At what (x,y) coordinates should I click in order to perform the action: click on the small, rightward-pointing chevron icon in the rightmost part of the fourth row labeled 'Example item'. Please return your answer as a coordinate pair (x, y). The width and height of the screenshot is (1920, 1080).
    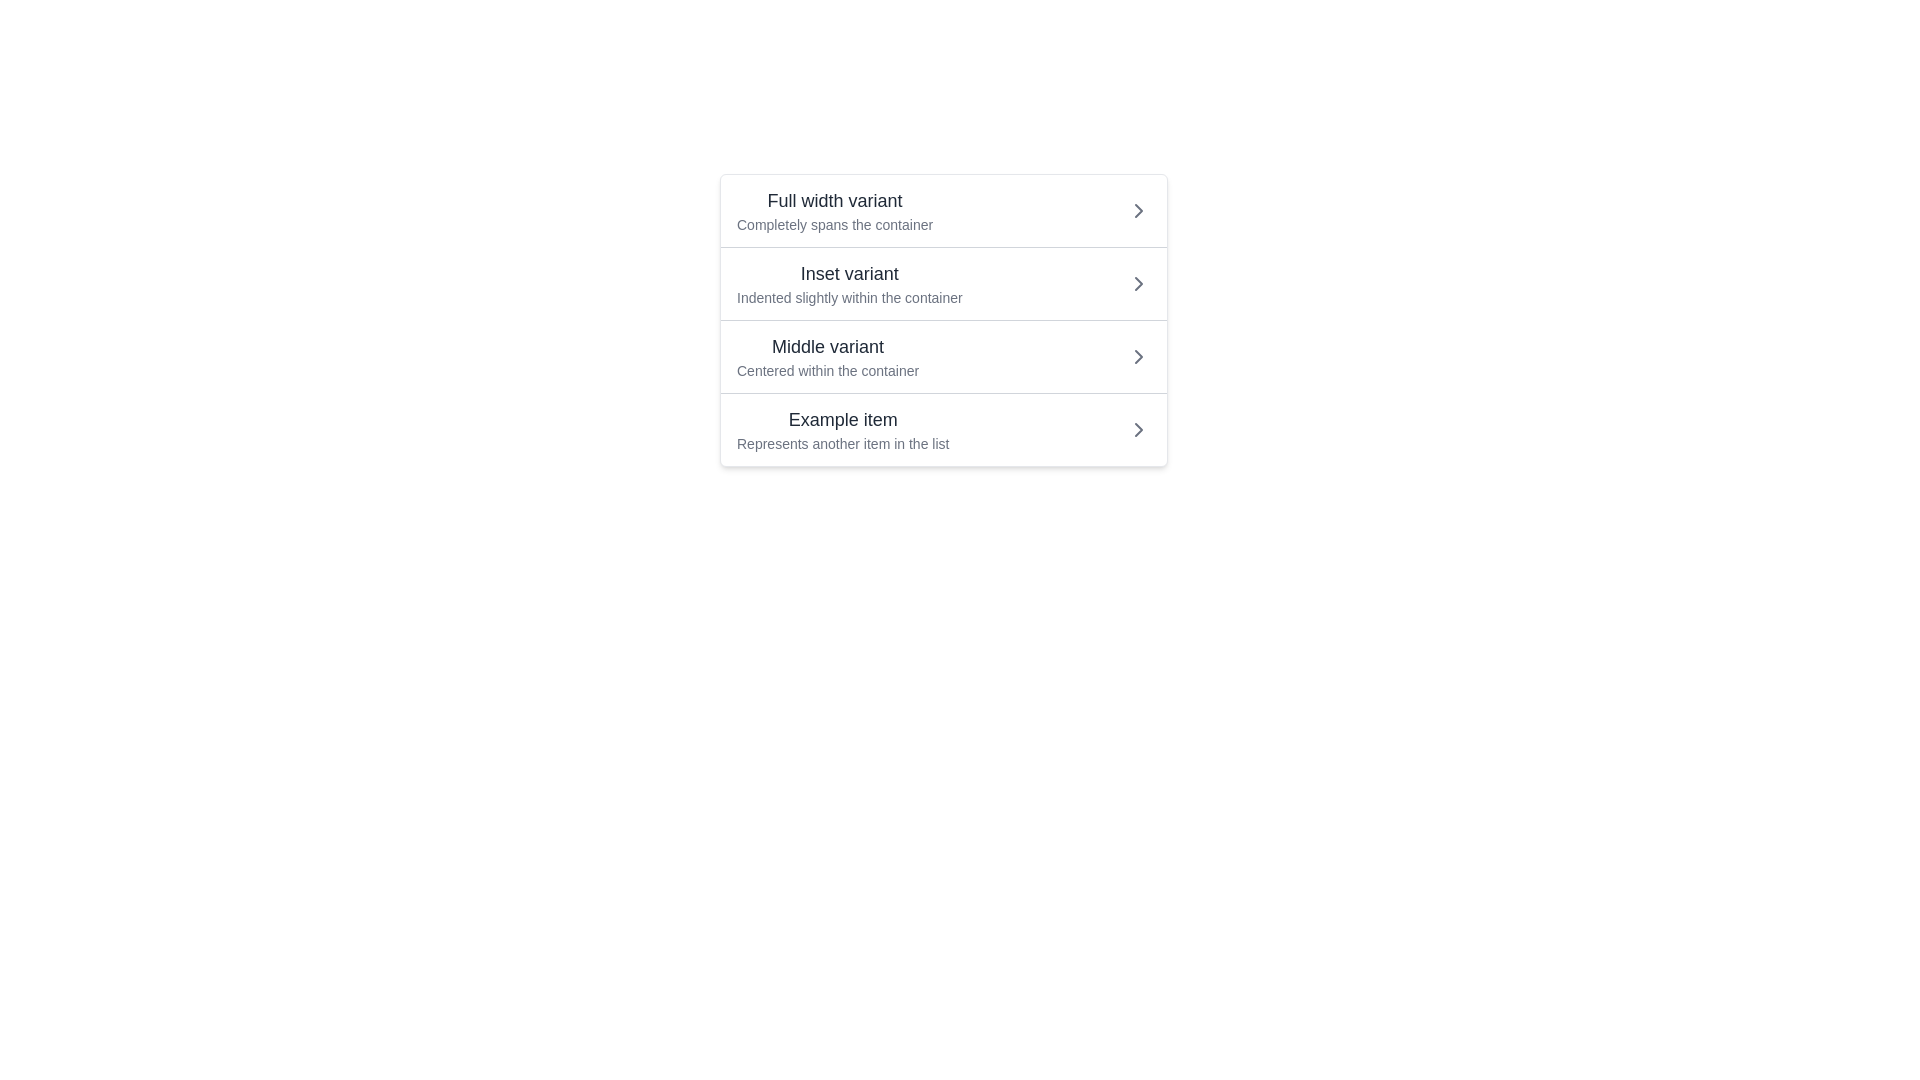
    Looking at the image, I should click on (1138, 428).